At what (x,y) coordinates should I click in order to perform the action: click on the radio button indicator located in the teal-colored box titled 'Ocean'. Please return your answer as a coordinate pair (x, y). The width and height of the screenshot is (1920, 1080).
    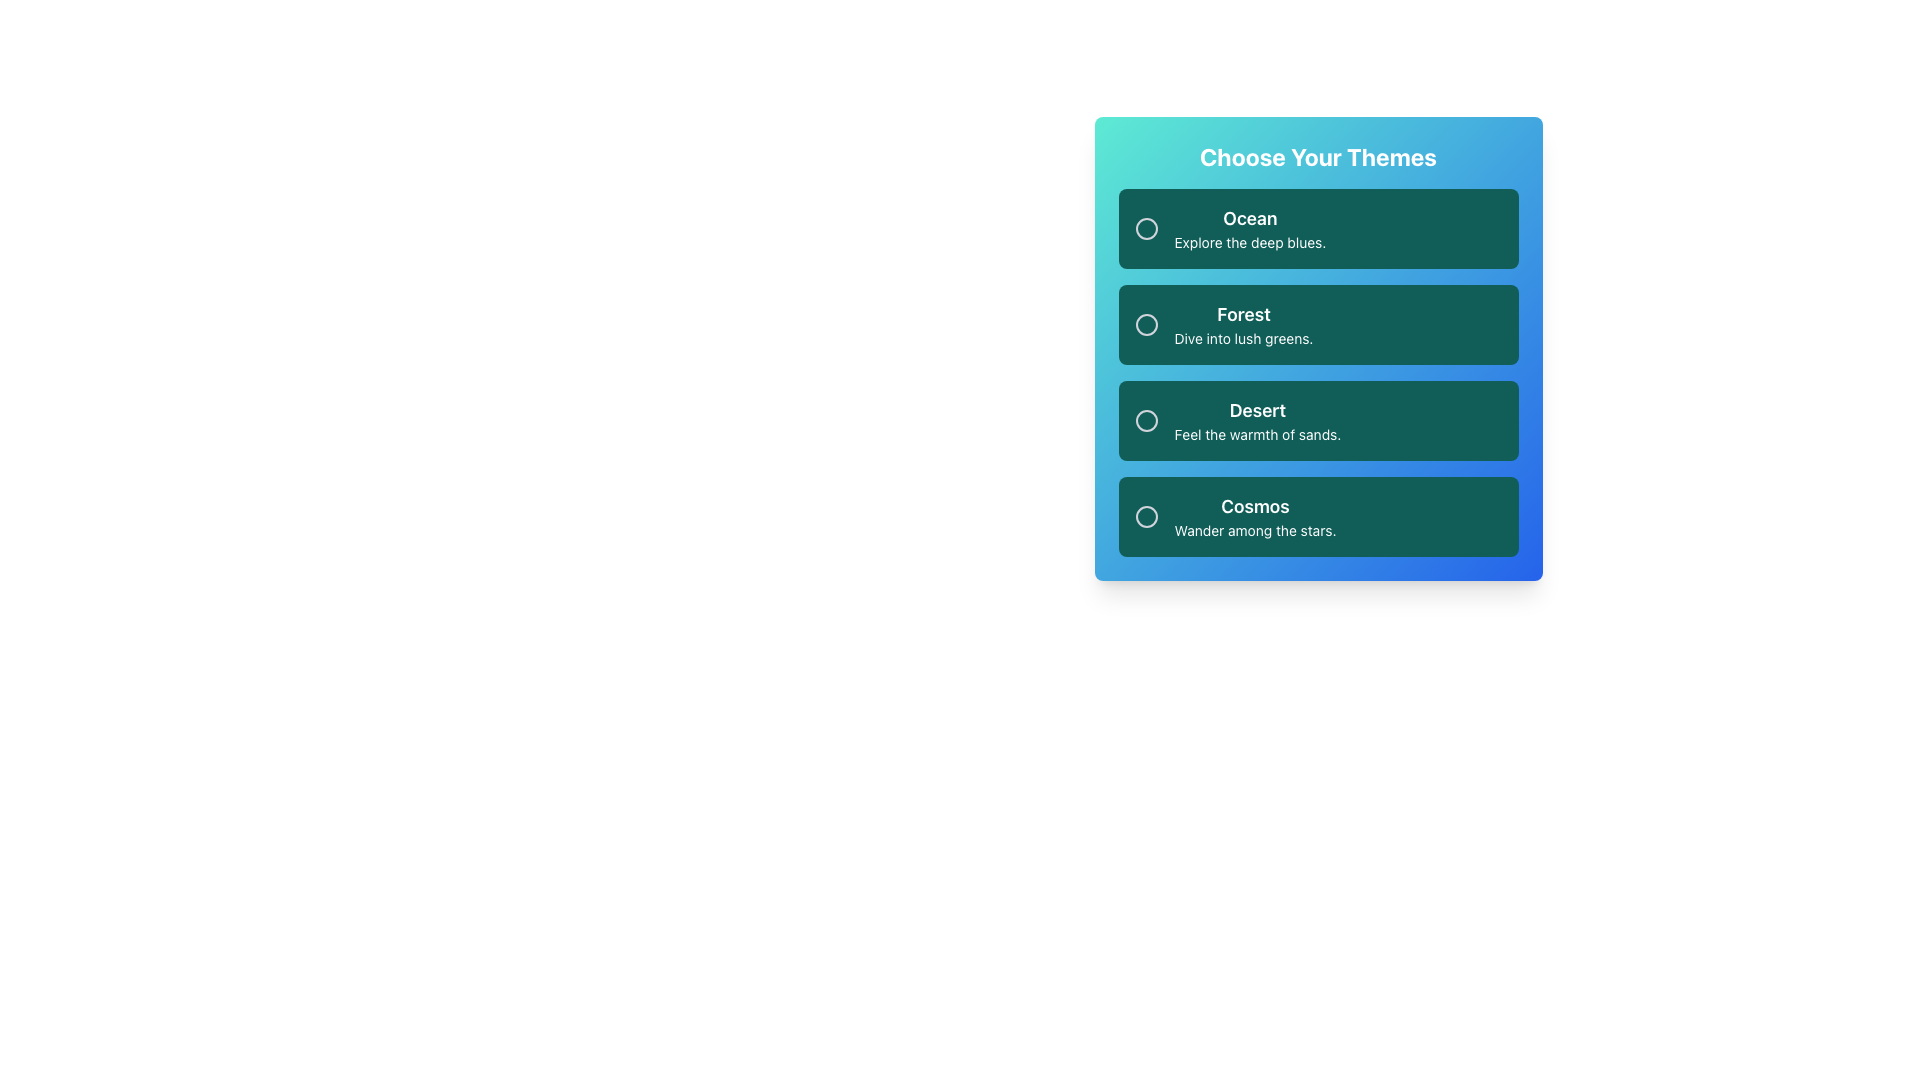
    Looking at the image, I should click on (1146, 227).